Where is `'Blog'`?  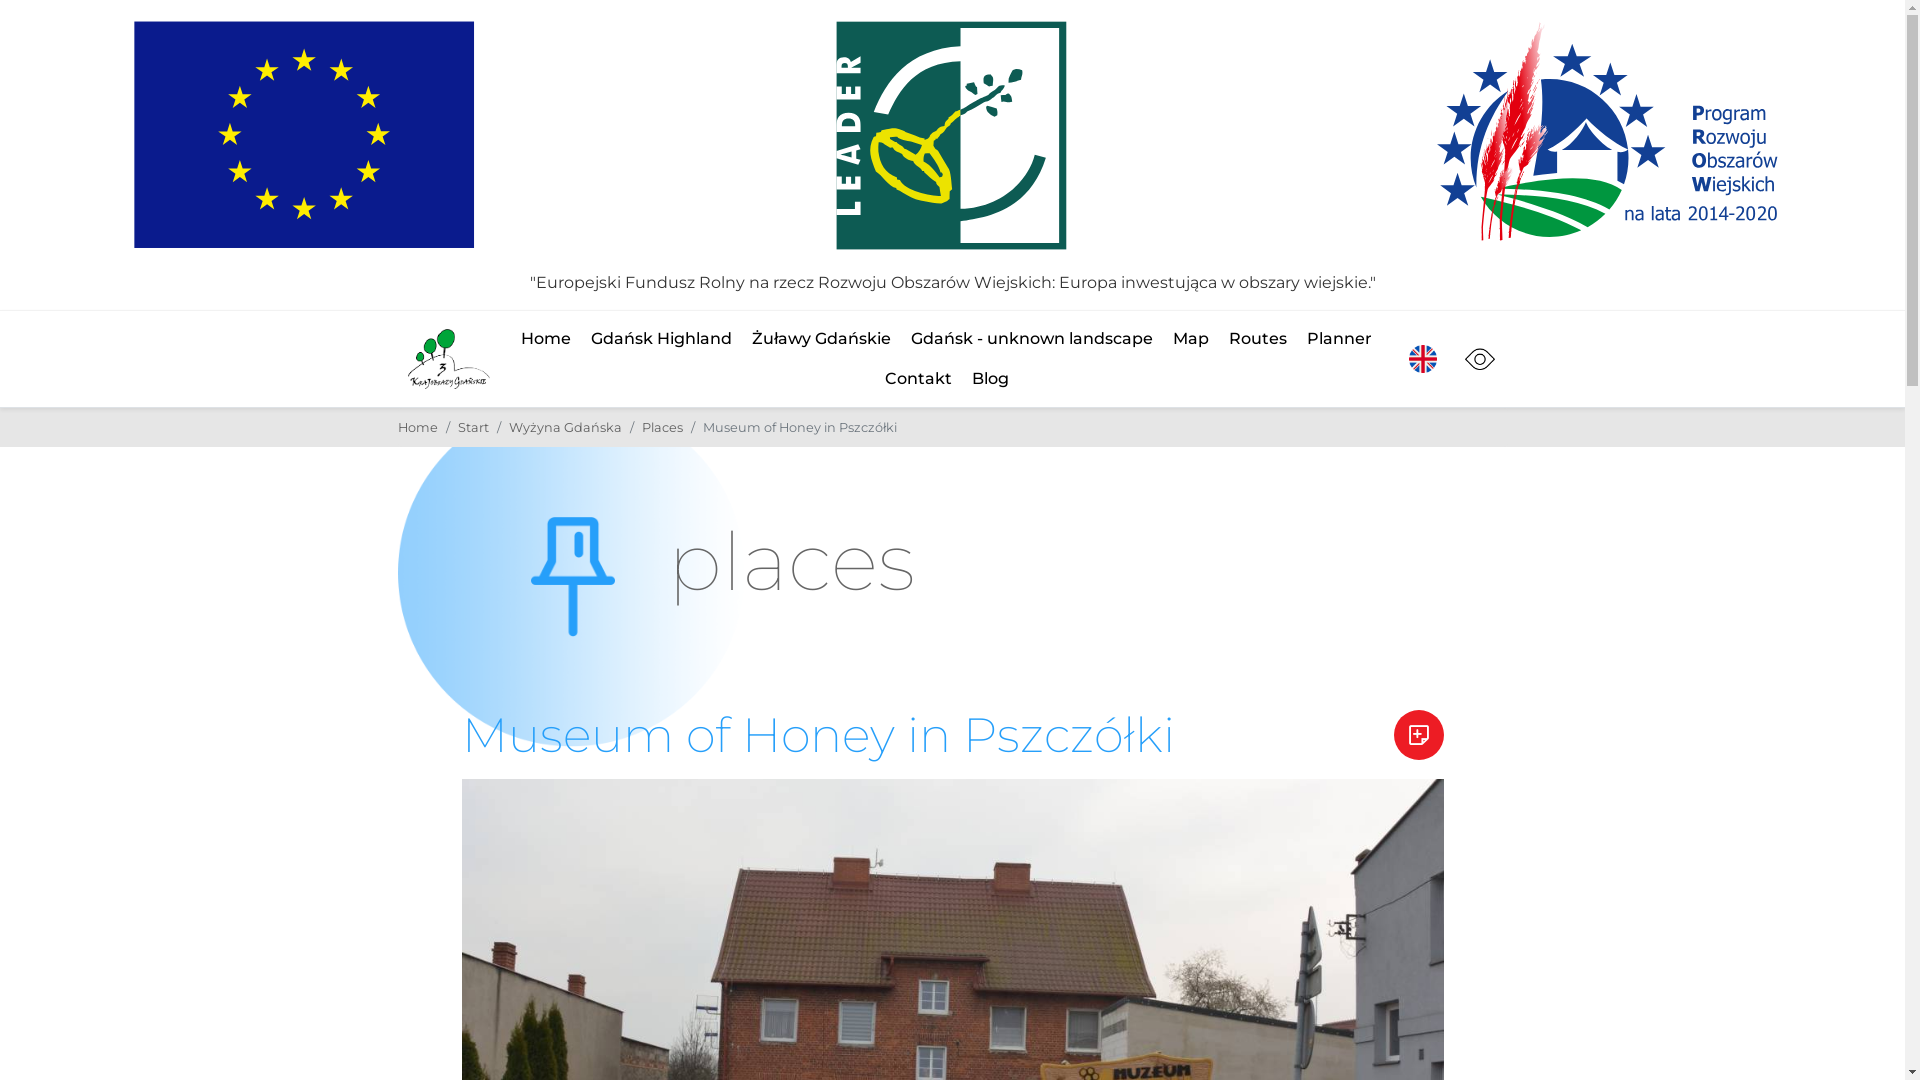 'Blog' is located at coordinates (990, 378).